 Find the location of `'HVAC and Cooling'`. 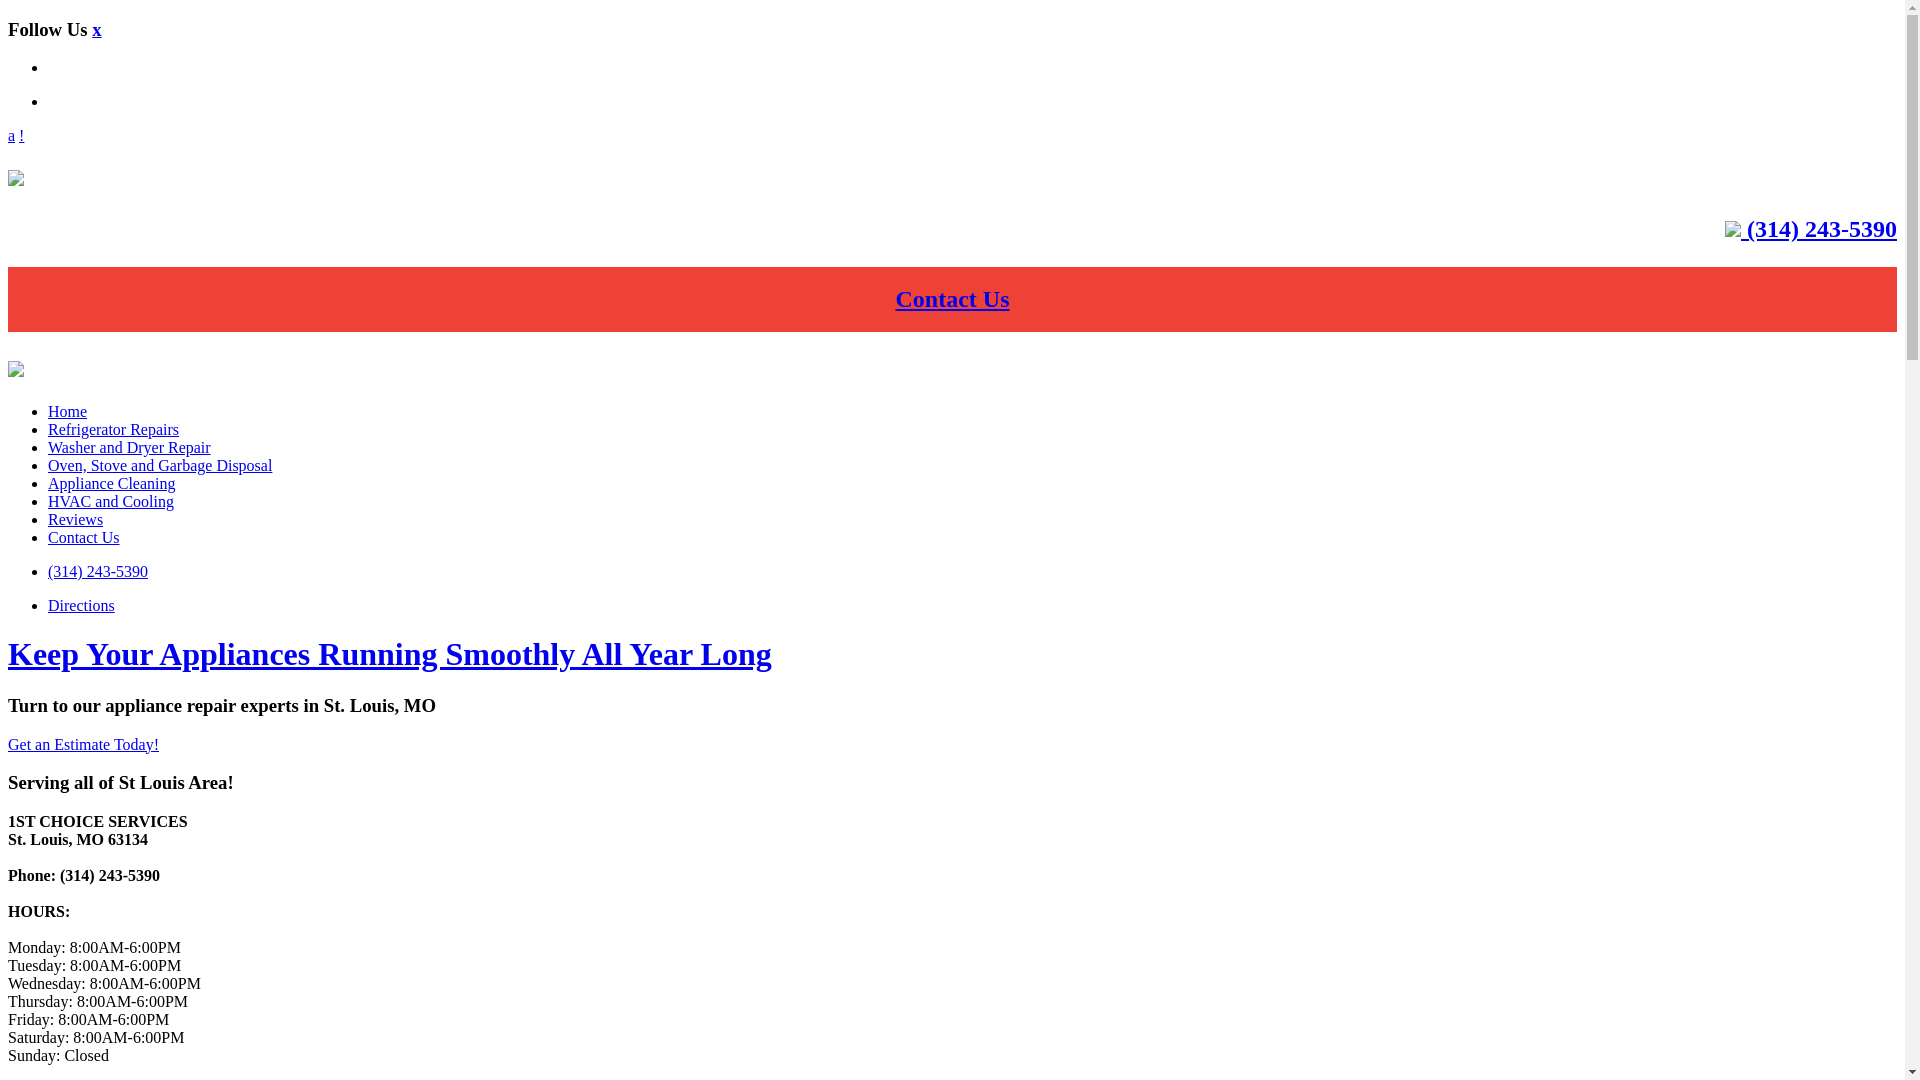

'HVAC and Cooling' is located at coordinates (109, 500).